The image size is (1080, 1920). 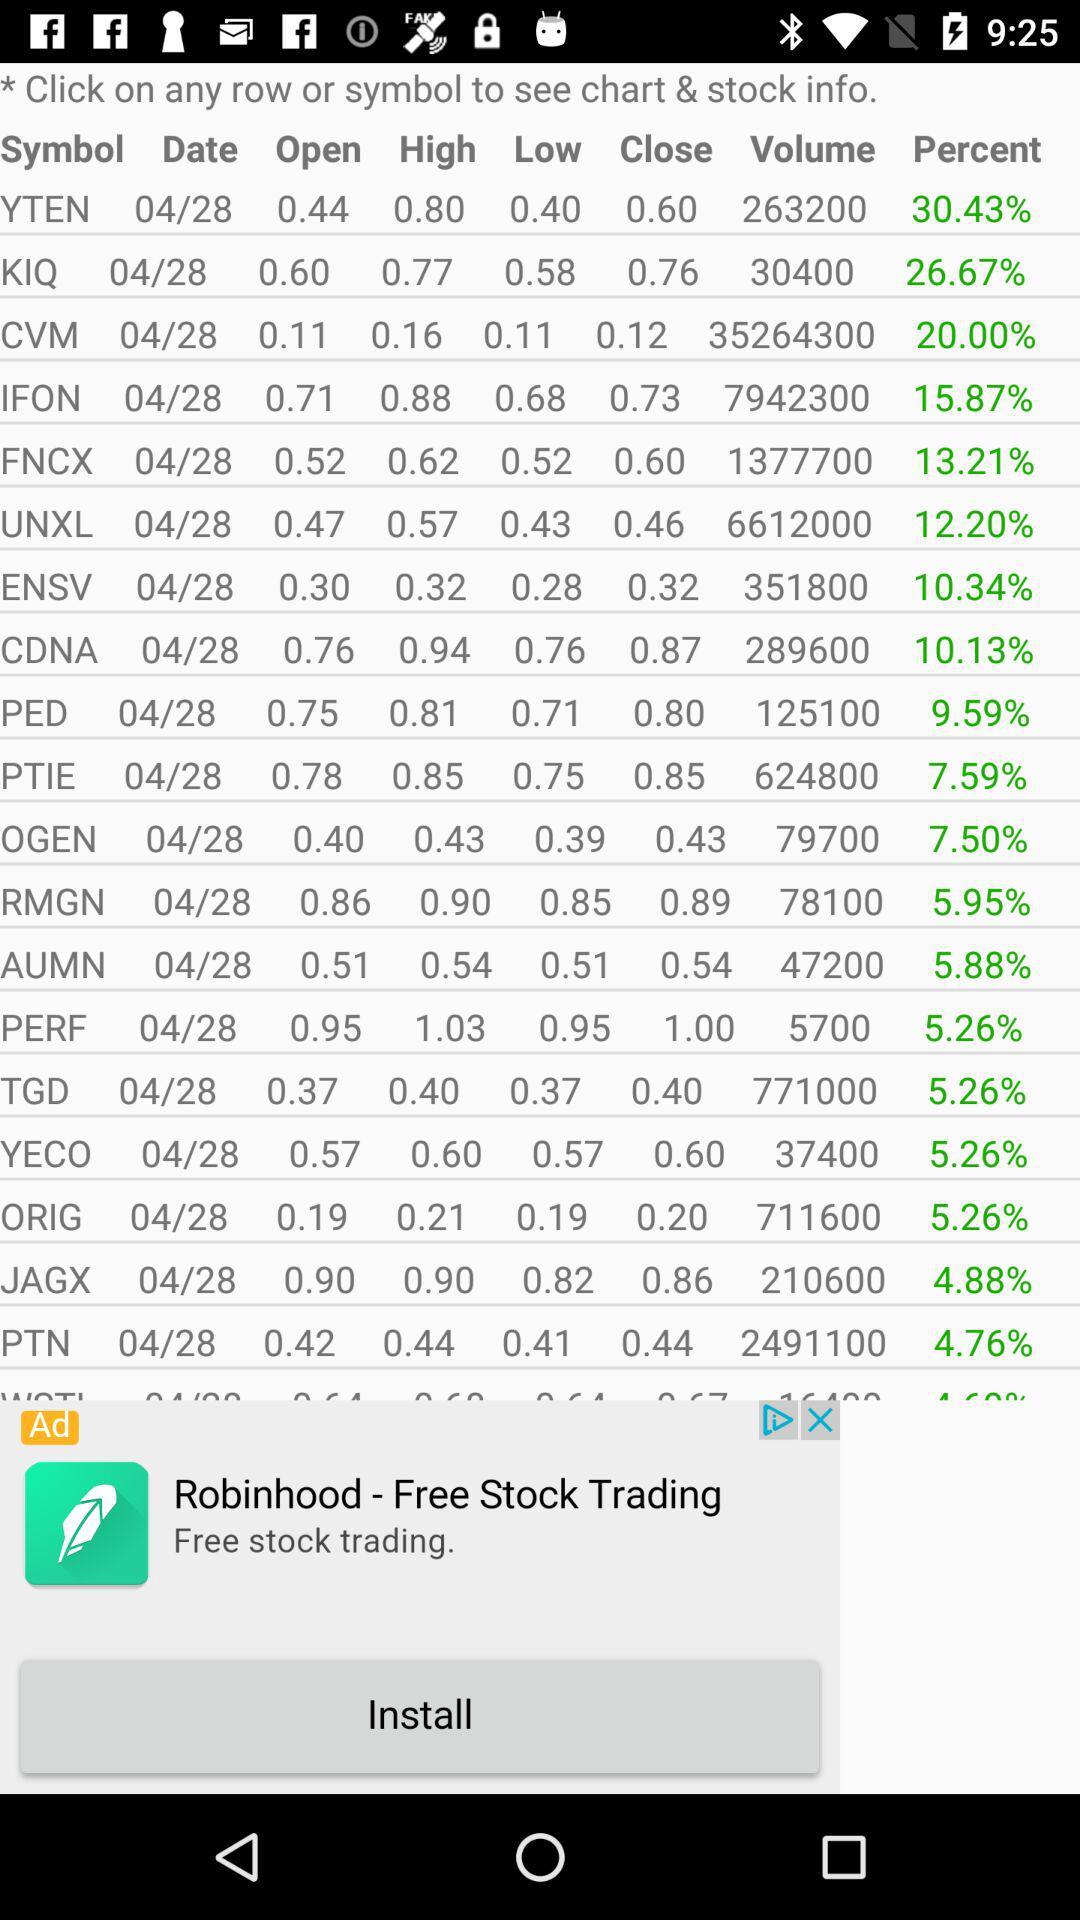 I want to click on install app, so click(x=419, y=1596).